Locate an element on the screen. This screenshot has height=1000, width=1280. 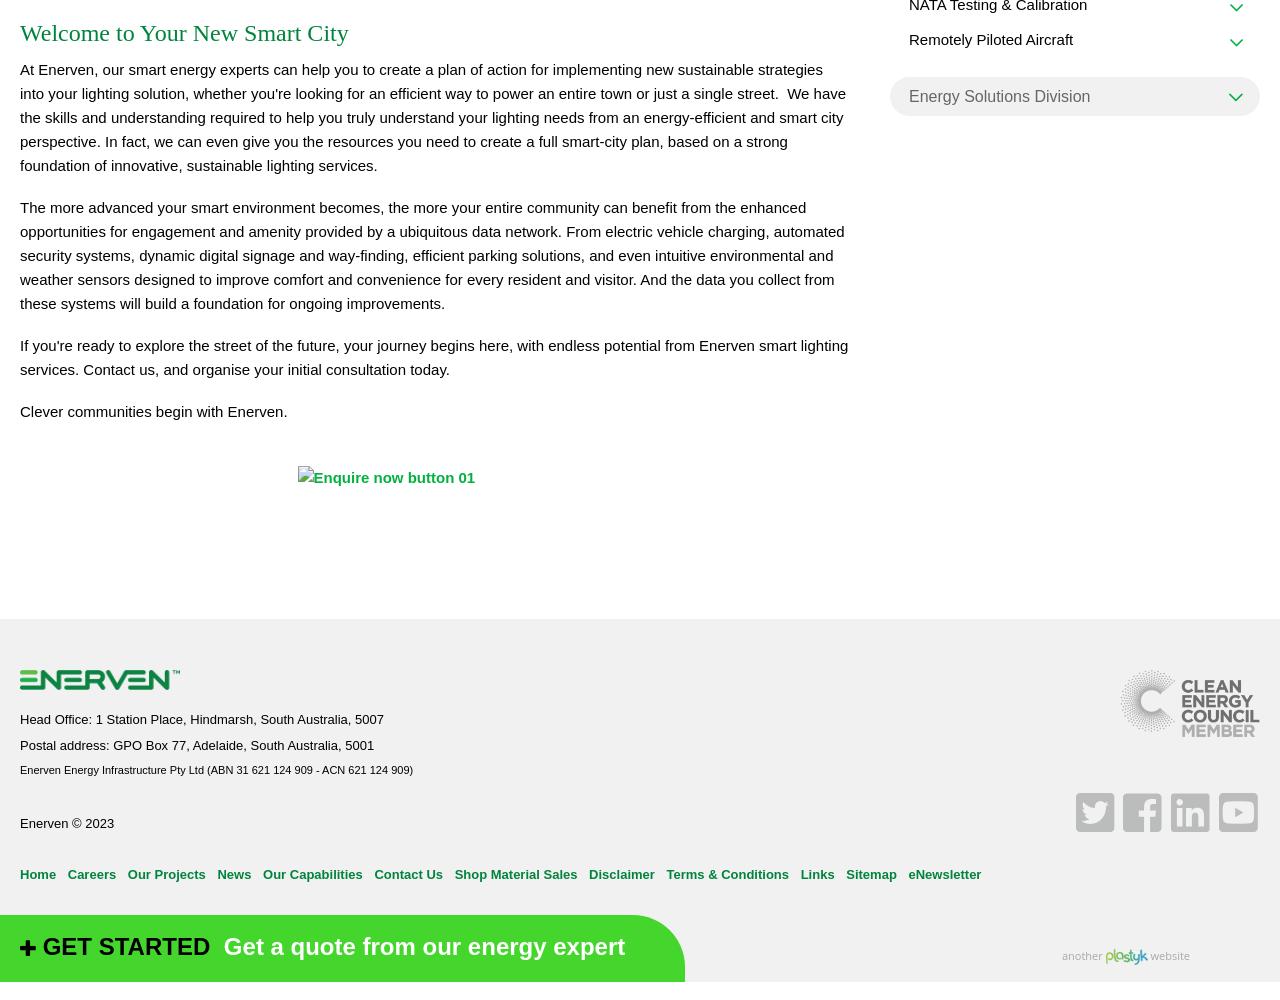
'website' is located at coordinates (1147, 953).